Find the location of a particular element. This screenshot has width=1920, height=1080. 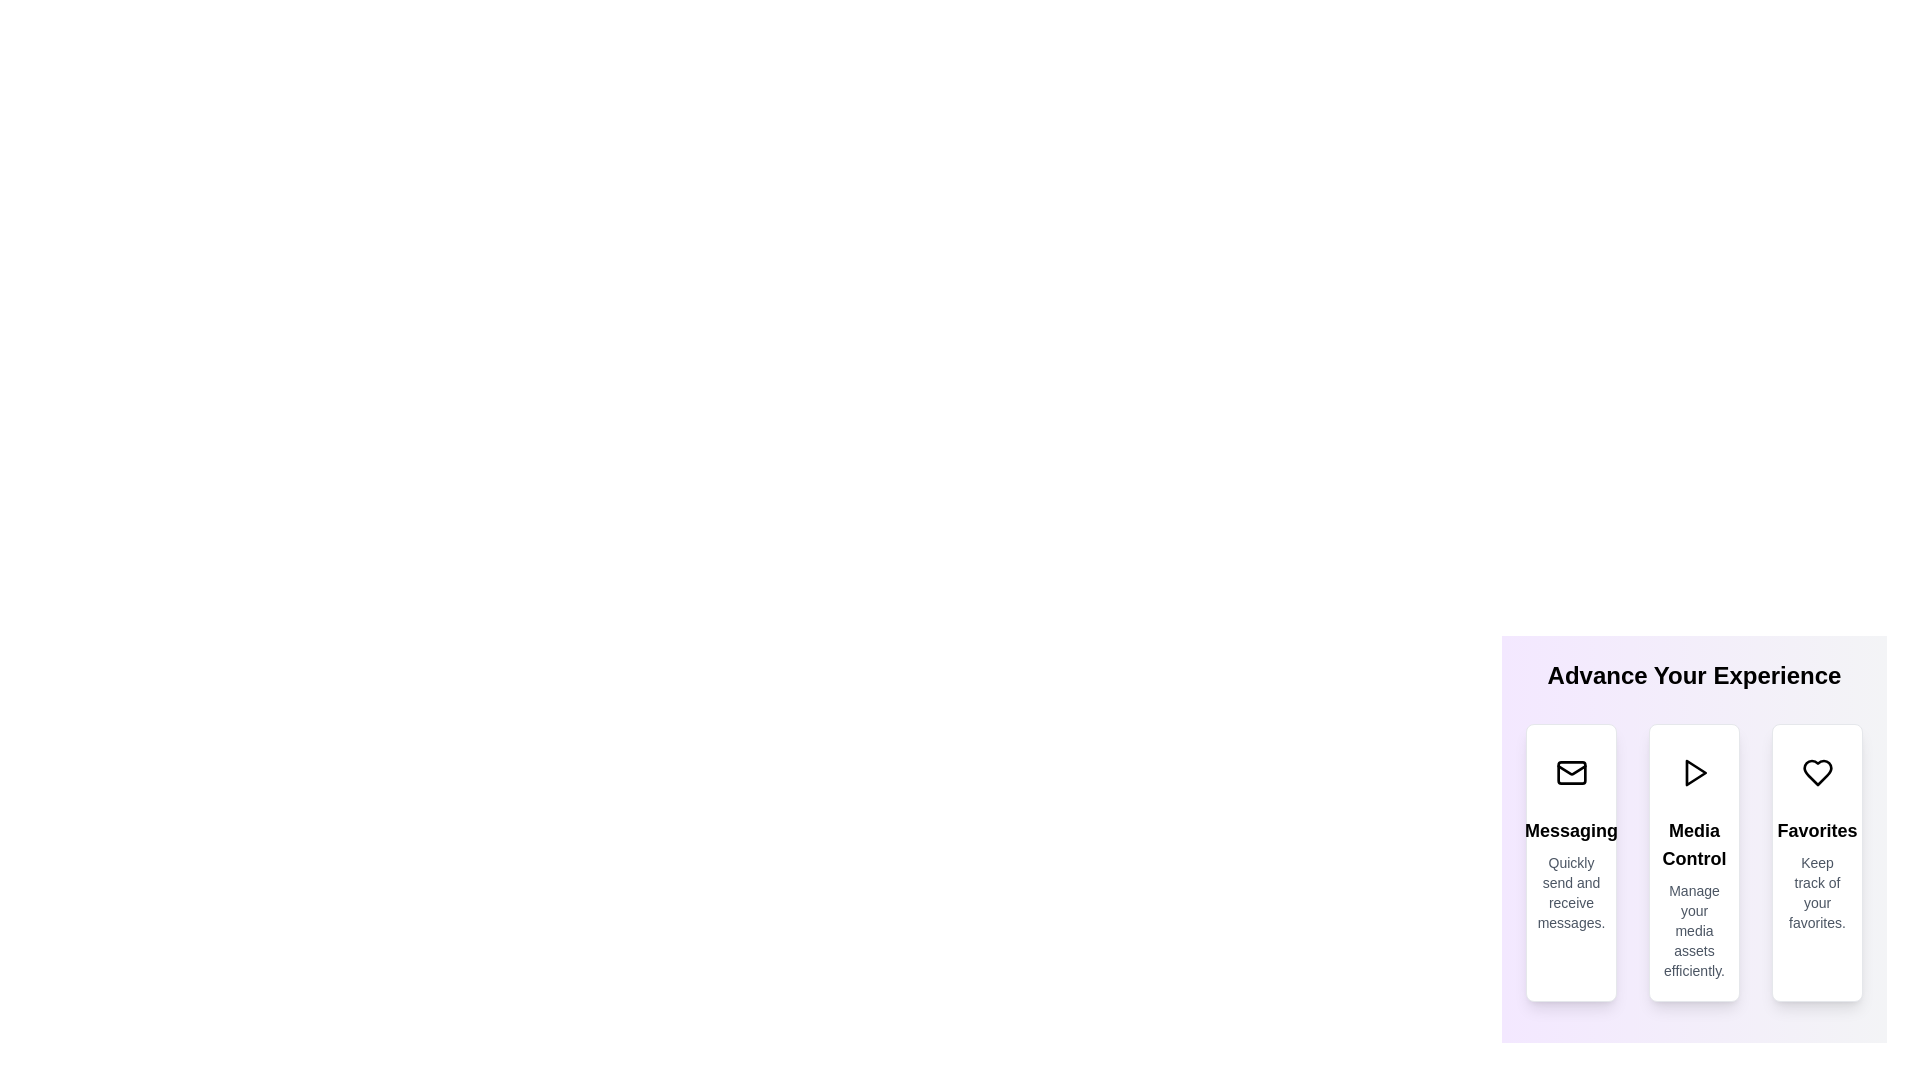

the 'Media Control' heading, which is a bold text element prominently displayed in the media management section of the interface is located at coordinates (1693, 844).